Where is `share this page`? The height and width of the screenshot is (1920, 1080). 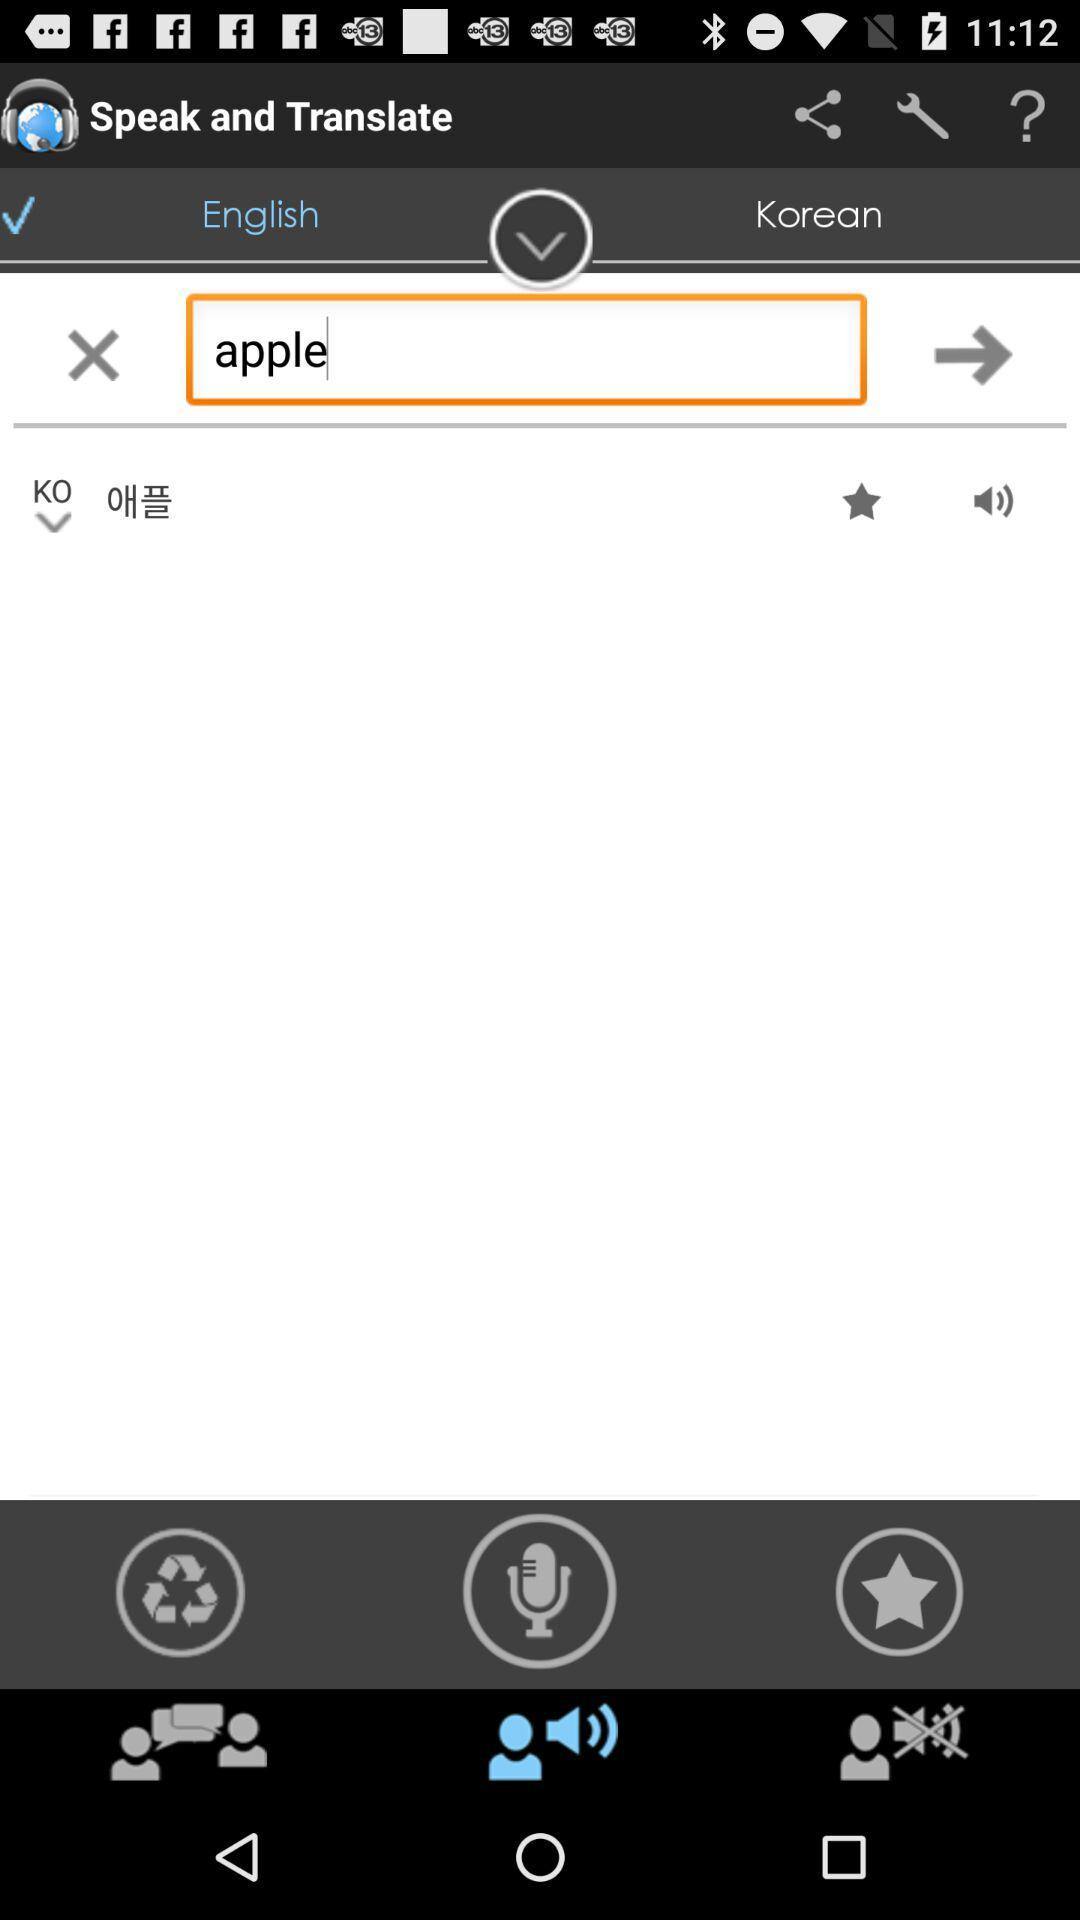 share this page is located at coordinates (817, 114).